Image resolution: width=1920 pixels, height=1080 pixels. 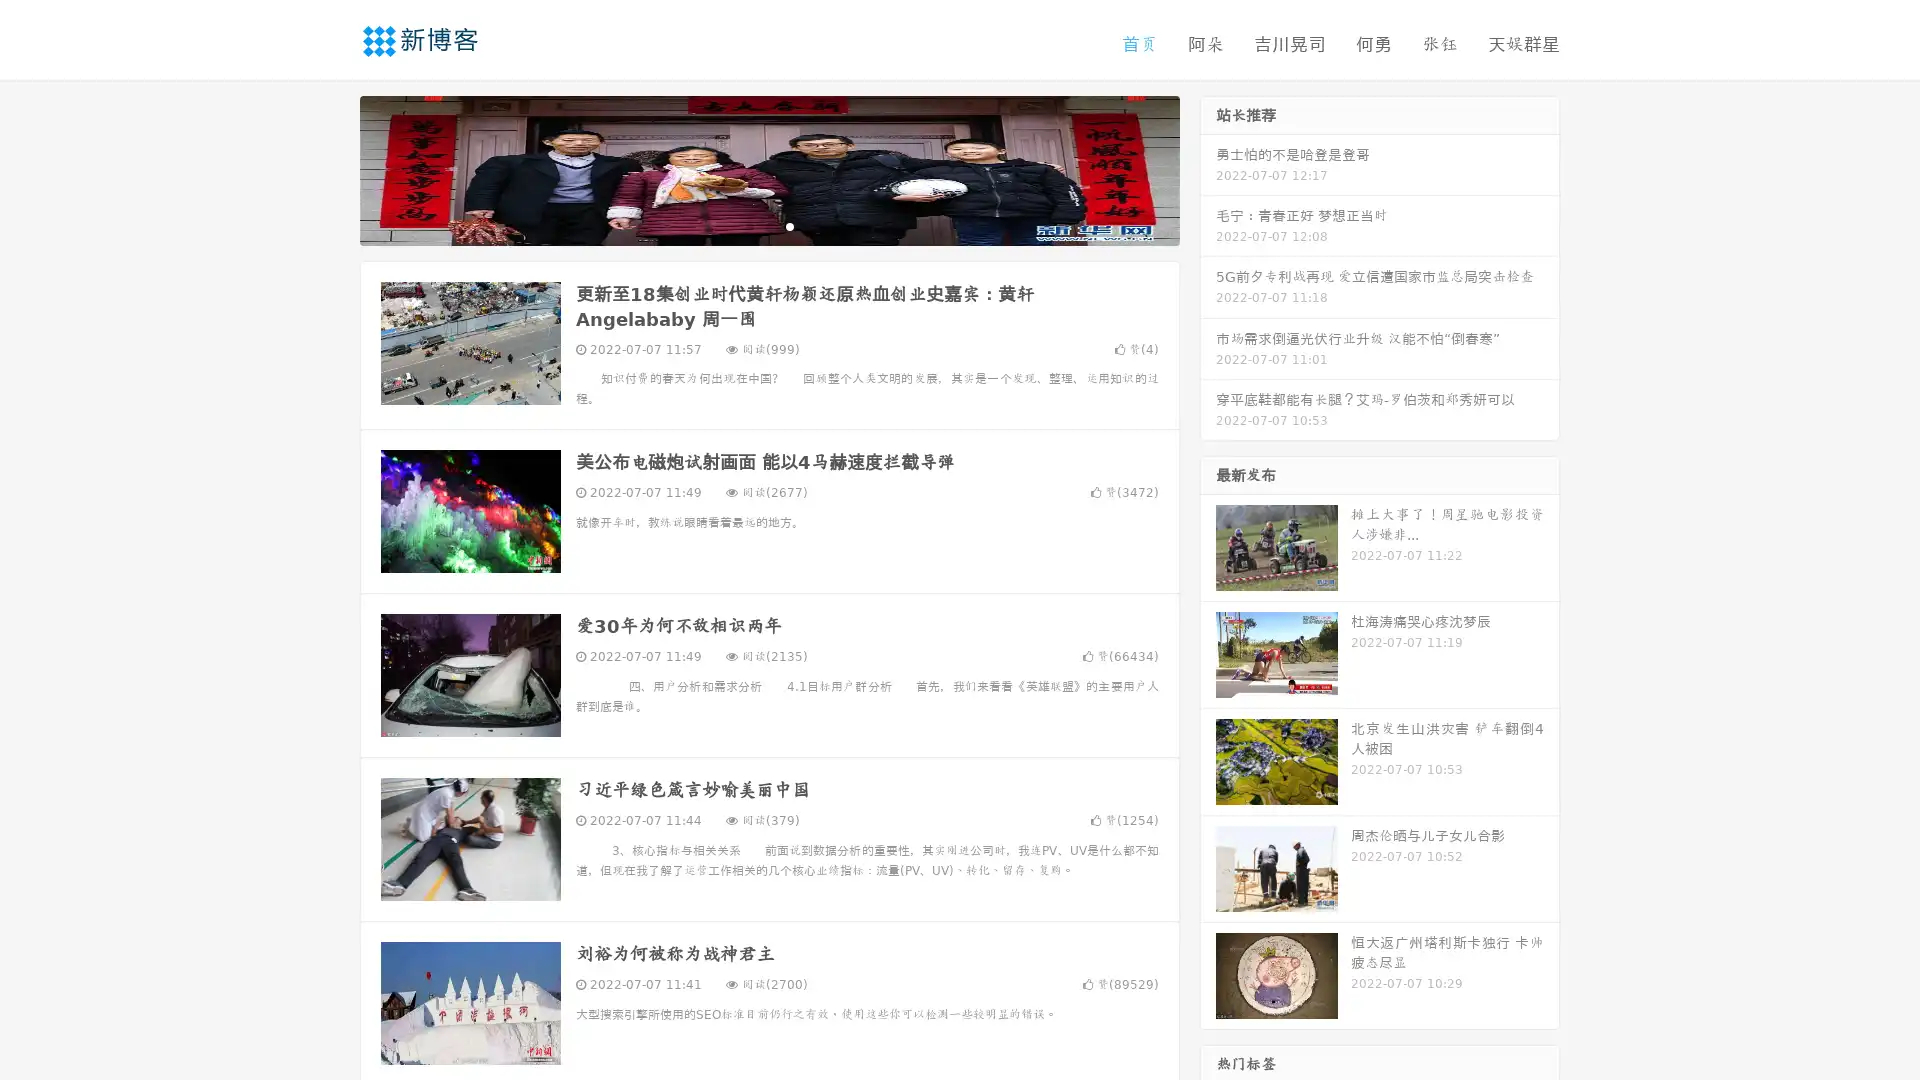 I want to click on Next slide, so click(x=1208, y=168).